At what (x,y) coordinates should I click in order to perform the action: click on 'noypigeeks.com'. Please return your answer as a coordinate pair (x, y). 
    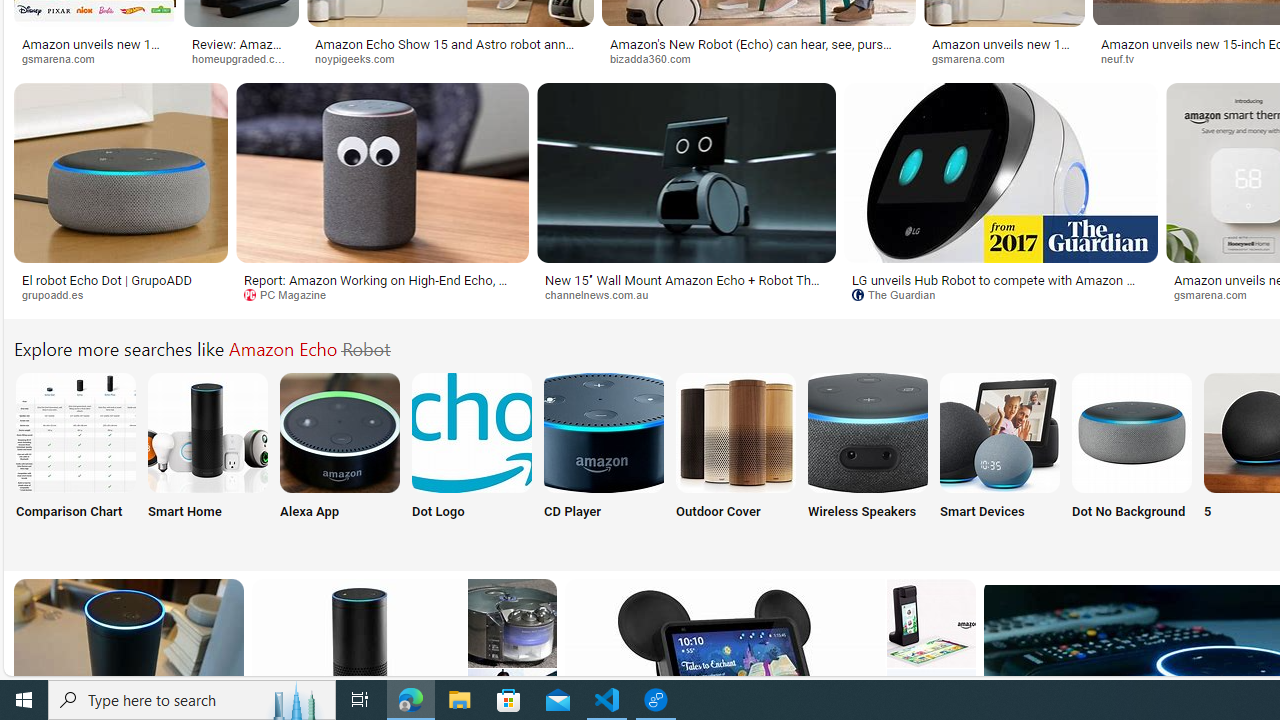
    Looking at the image, I should click on (449, 58).